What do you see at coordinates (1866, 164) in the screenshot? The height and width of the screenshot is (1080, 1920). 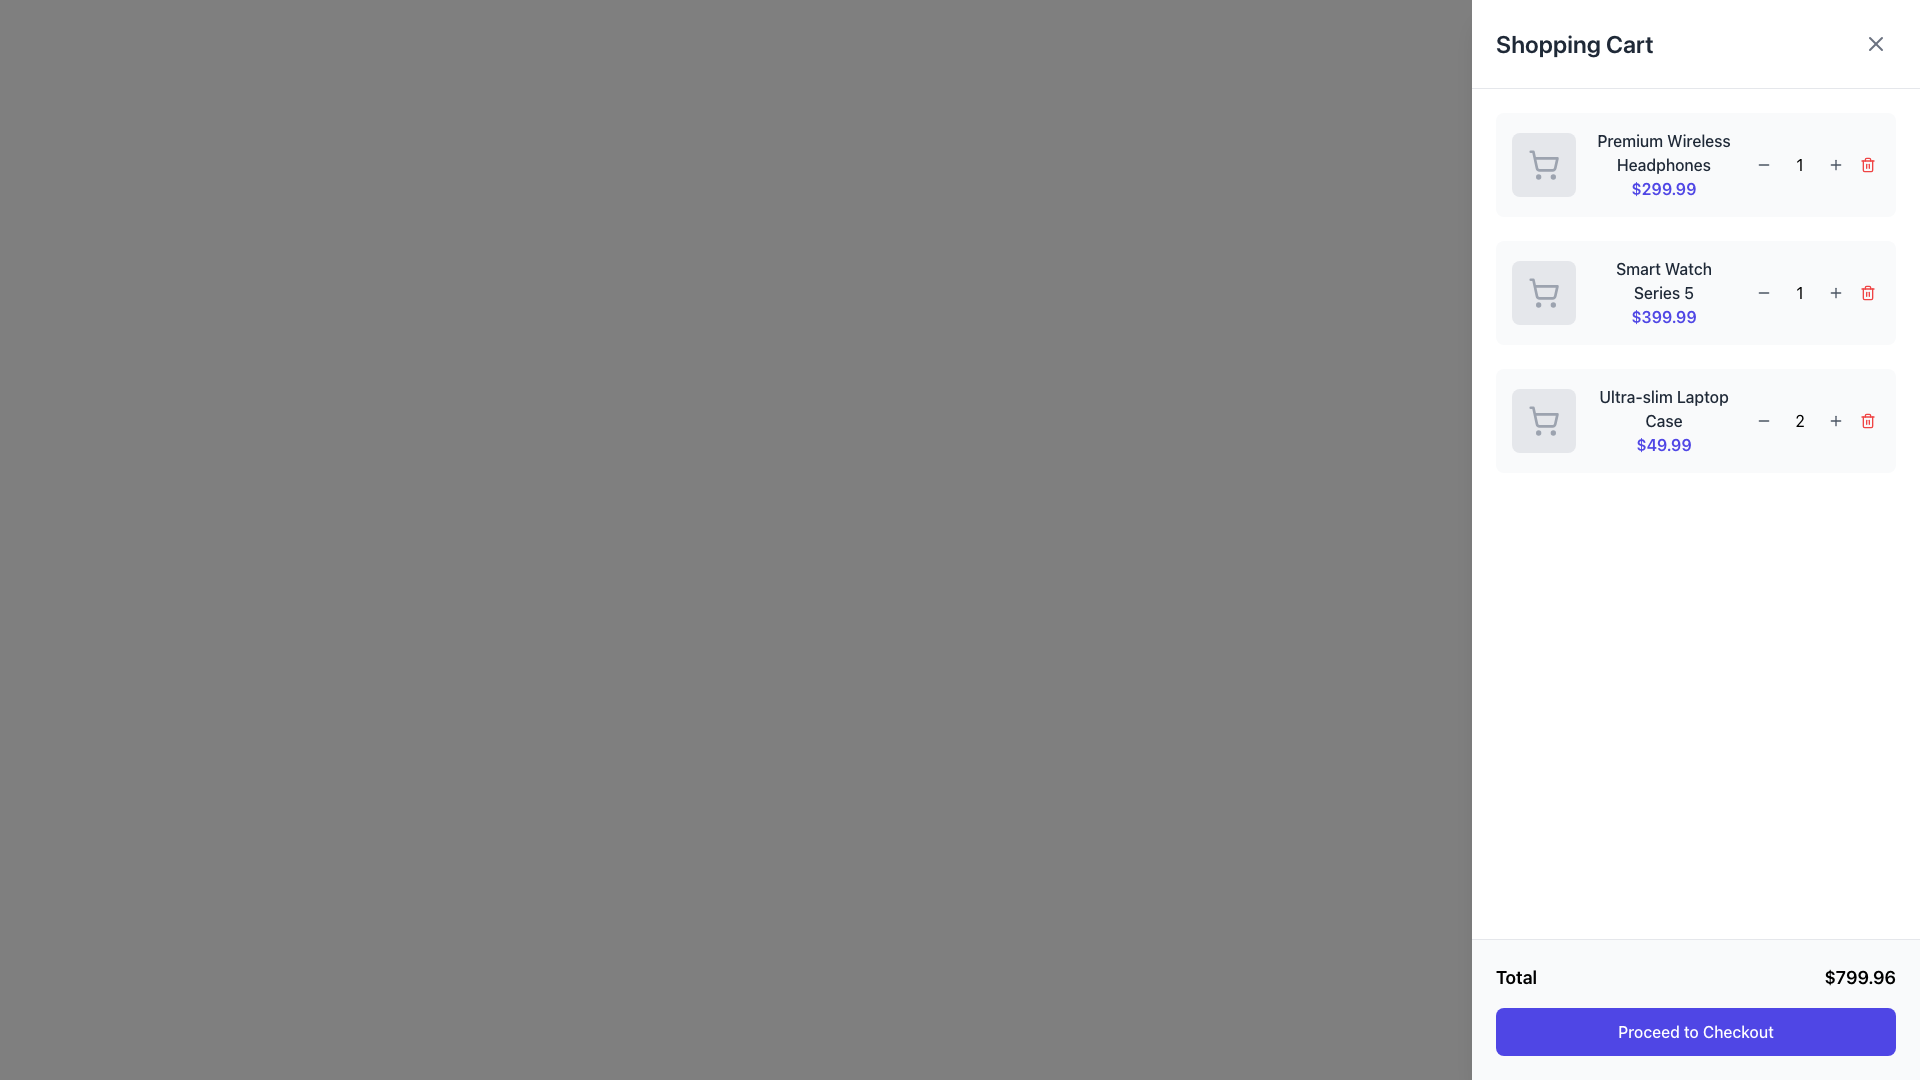 I see `the IconButton located at the rightmost position in the topmost row of the shopping cart for 'Premium Wireless Headphones'` at bounding box center [1866, 164].